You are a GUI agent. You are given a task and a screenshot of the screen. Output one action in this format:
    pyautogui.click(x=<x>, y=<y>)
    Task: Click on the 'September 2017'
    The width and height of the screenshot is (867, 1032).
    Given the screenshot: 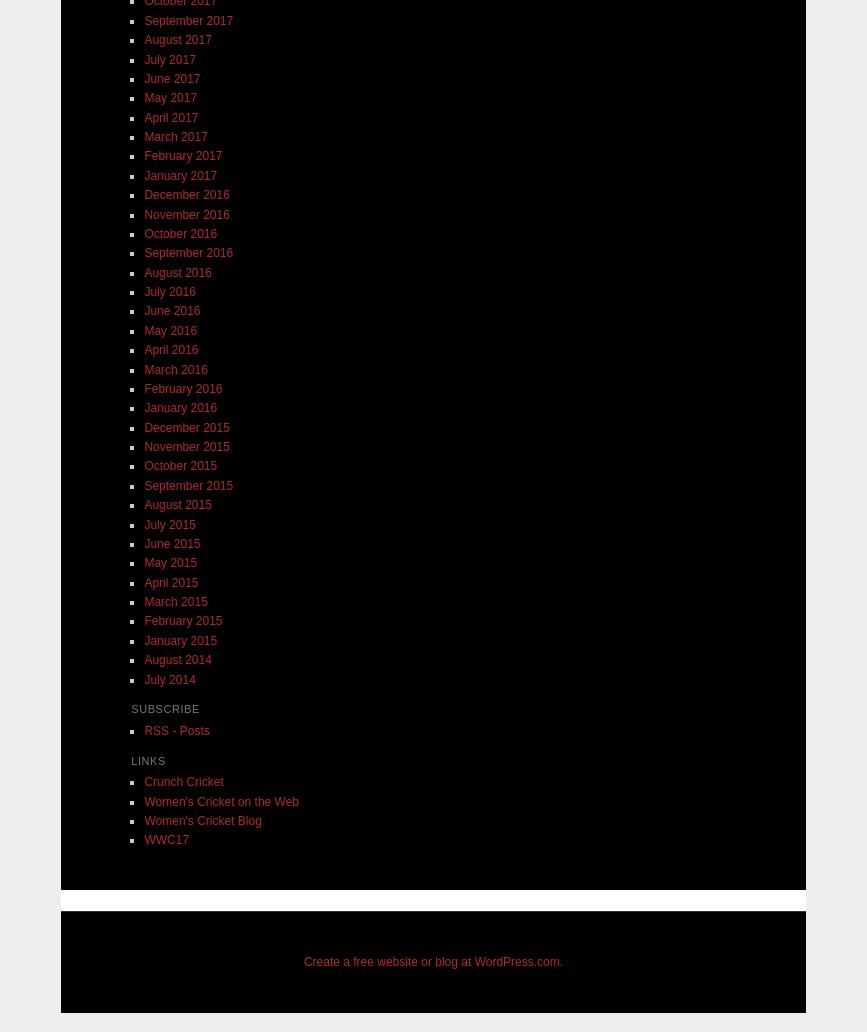 What is the action you would take?
    pyautogui.click(x=188, y=20)
    